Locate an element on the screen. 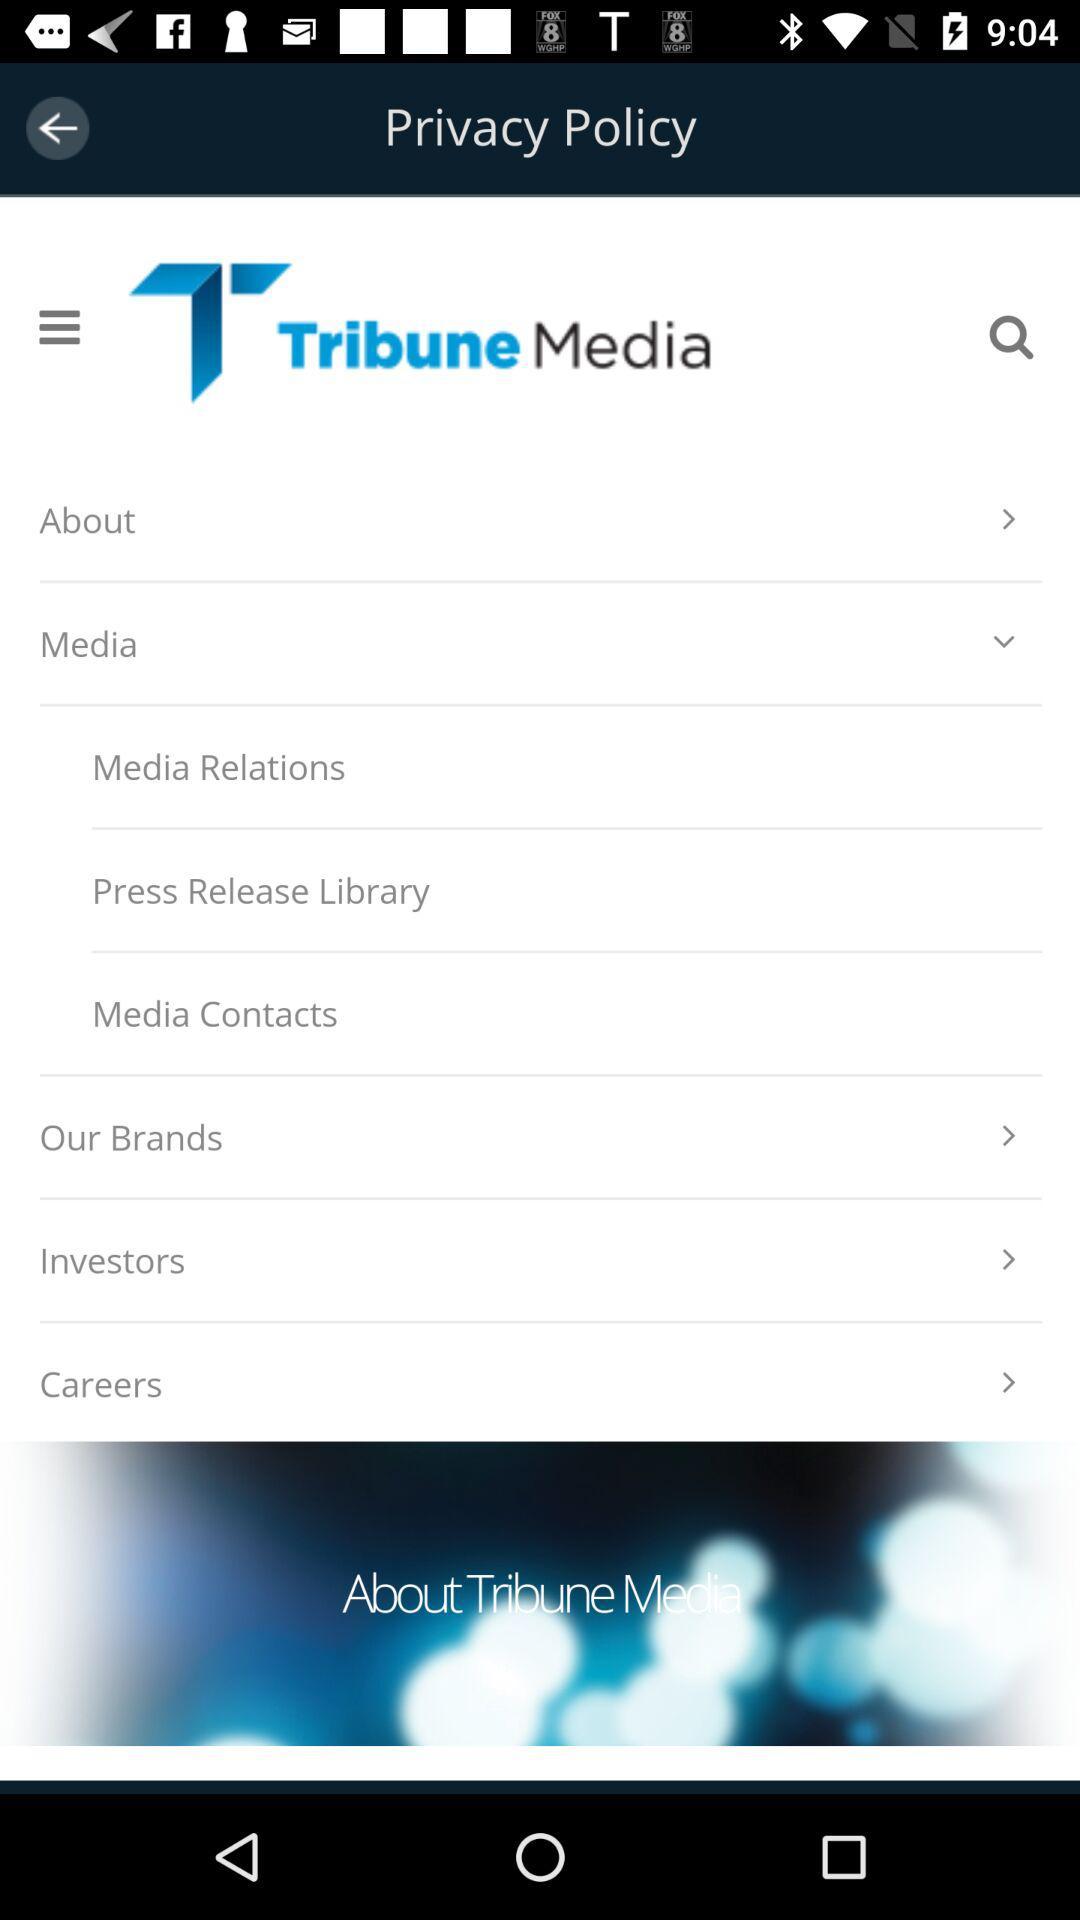 The width and height of the screenshot is (1080, 1920). the arrow_backward icon is located at coordinates (56, 127).